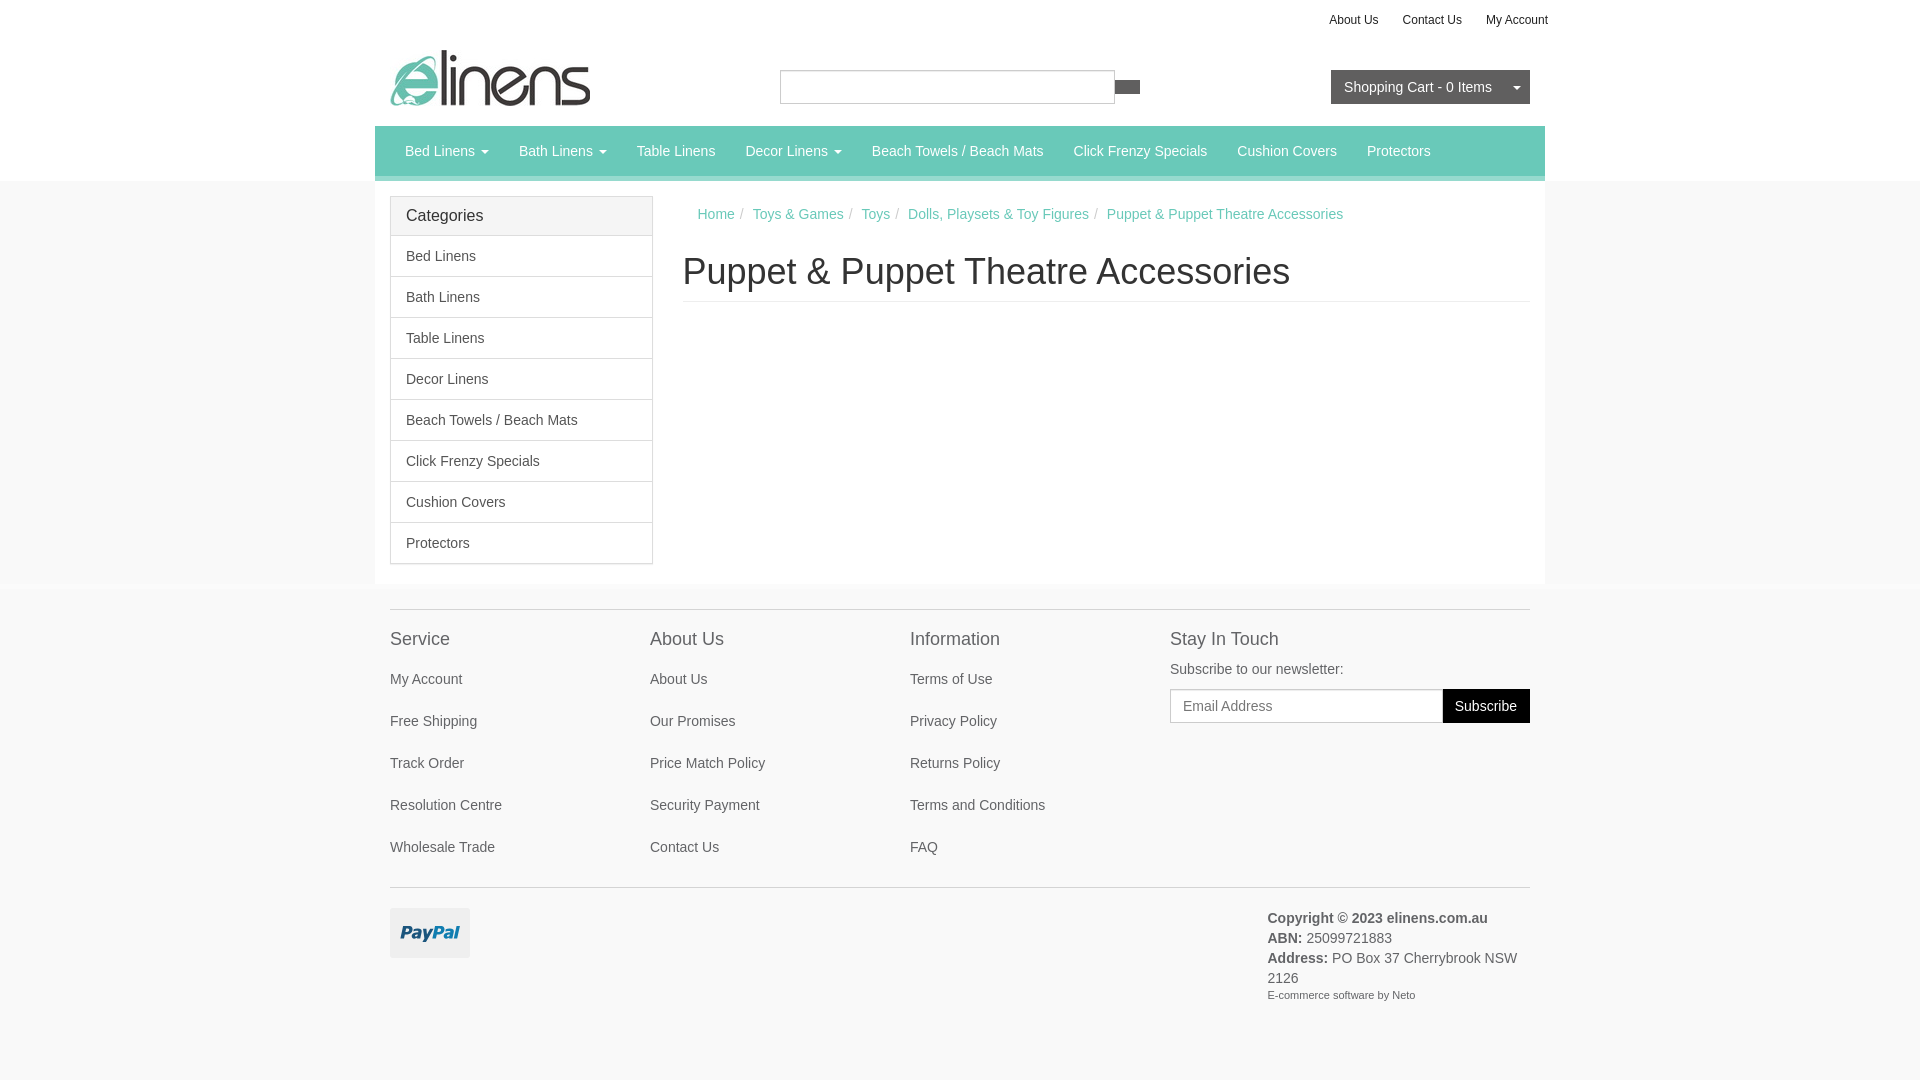  I want to click on 'Wholesale Trade', so click(374, 847).